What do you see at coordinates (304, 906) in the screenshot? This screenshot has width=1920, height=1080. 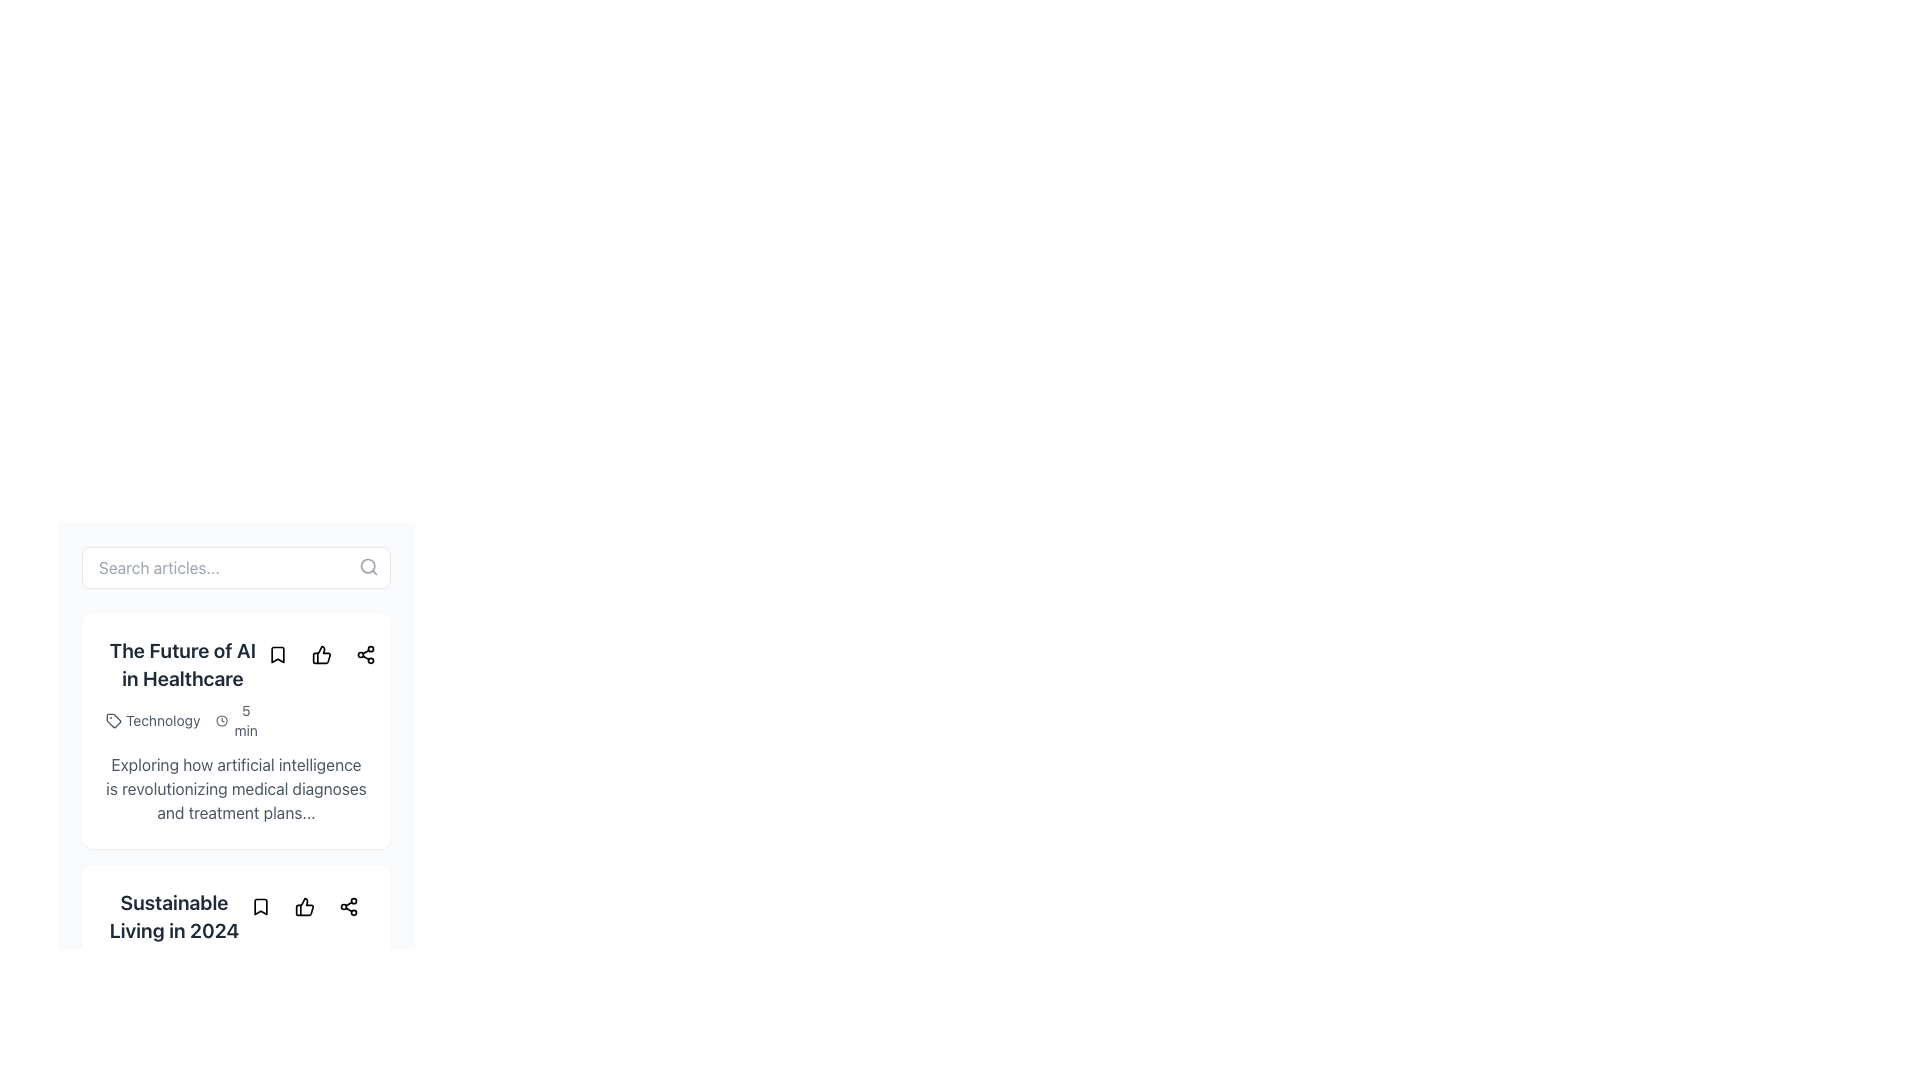 I see `the 'like' icon located in the interactive circular button at the rightmost section of the content card associated with 'Sustainable Living in 2024' to express appreciation for the content` at bounding box center [304, 906].